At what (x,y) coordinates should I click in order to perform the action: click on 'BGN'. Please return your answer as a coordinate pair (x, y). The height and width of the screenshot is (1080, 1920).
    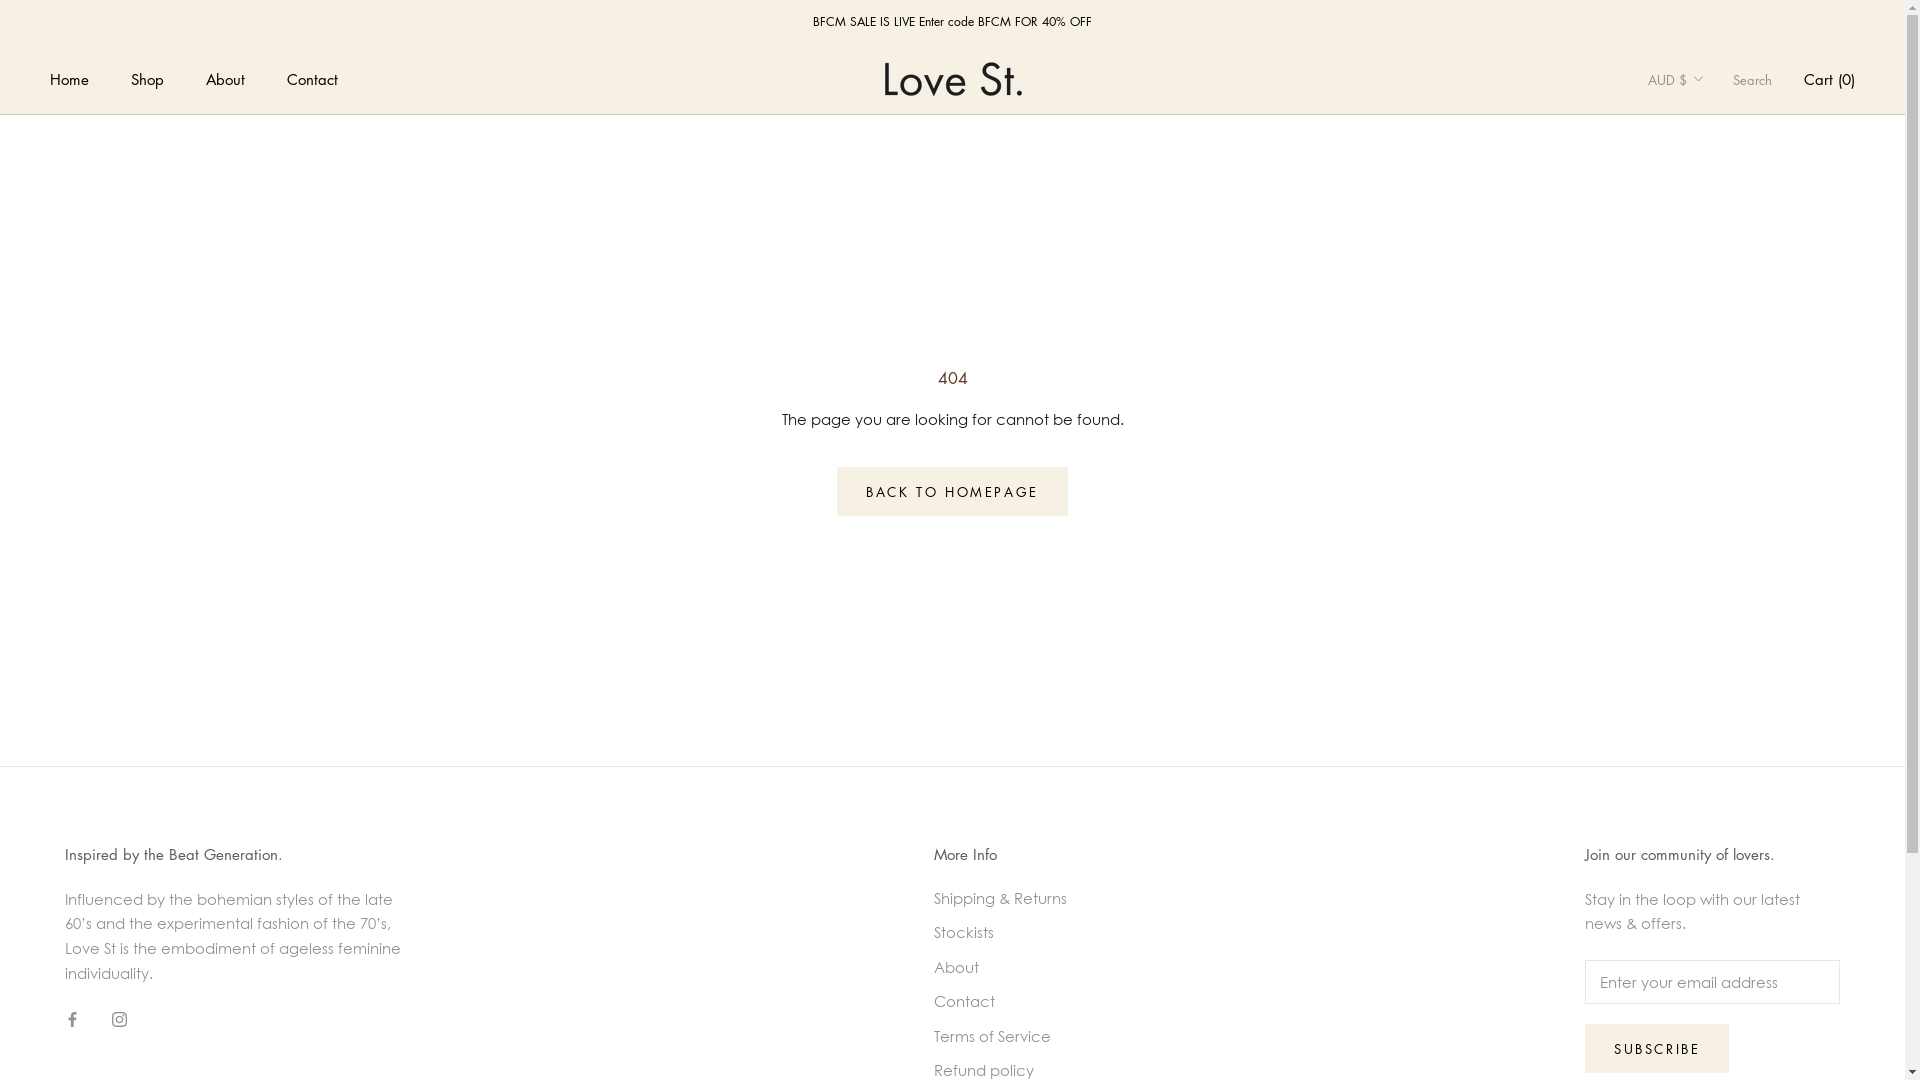
    Looking at the image, I should click on (1707, 471).